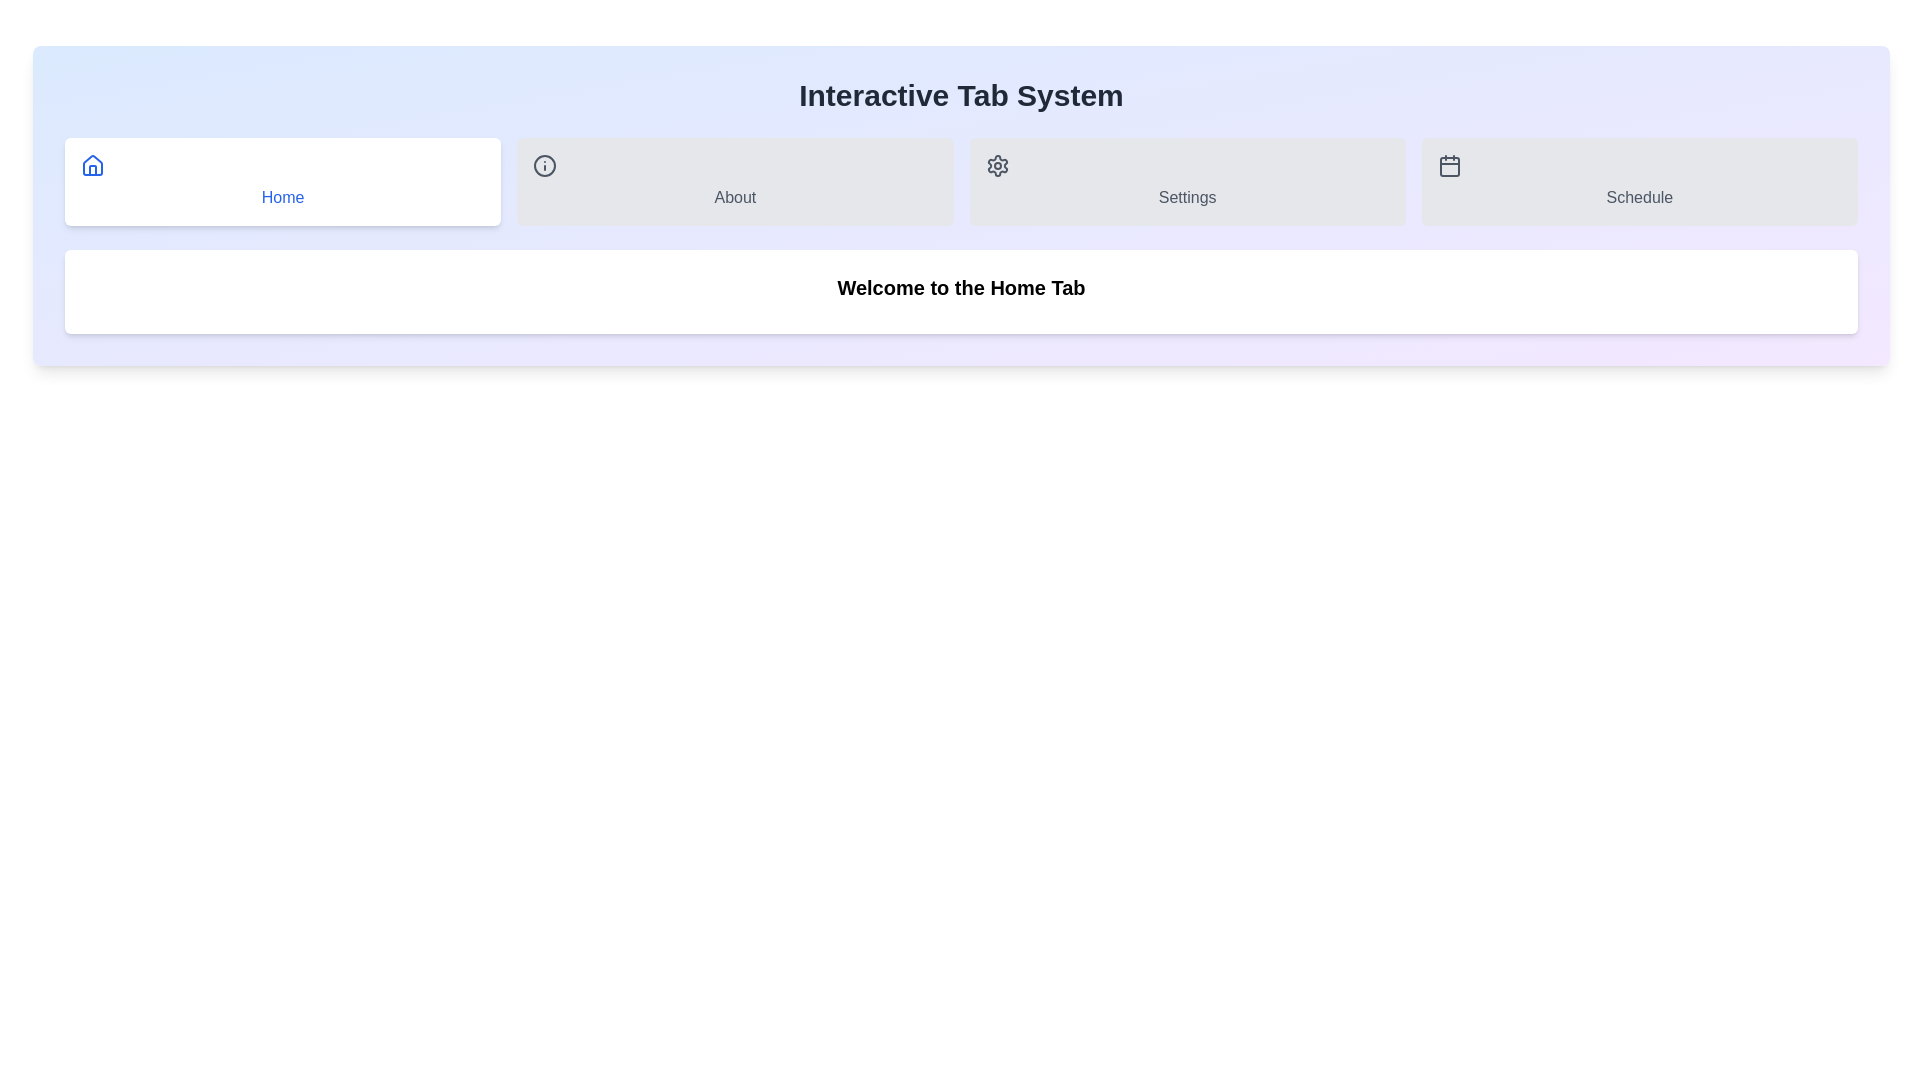  What do you see at coordinates (282, 181) in the screenshot?
I see `the Home tab by clicking its respective button` at bounding box center [282, 181].